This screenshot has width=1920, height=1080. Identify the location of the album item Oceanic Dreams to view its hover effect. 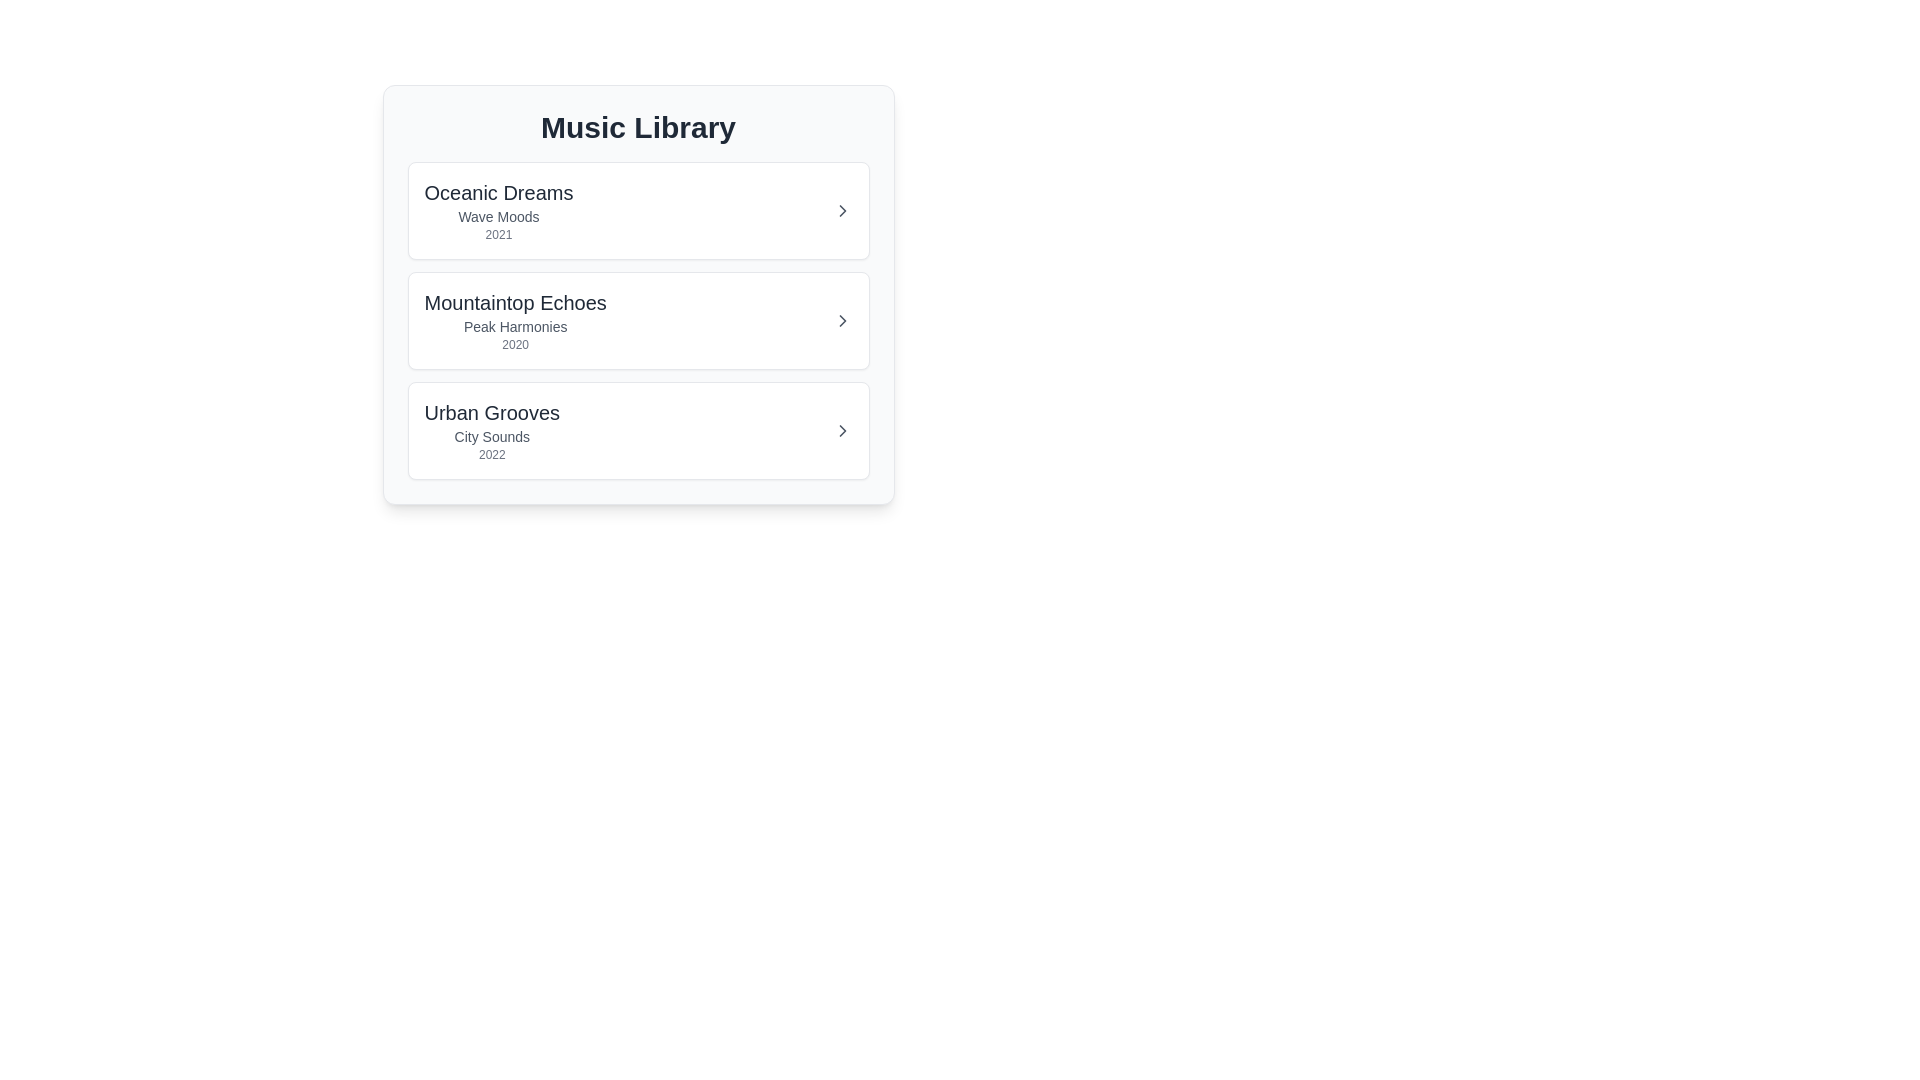
(637, 211).